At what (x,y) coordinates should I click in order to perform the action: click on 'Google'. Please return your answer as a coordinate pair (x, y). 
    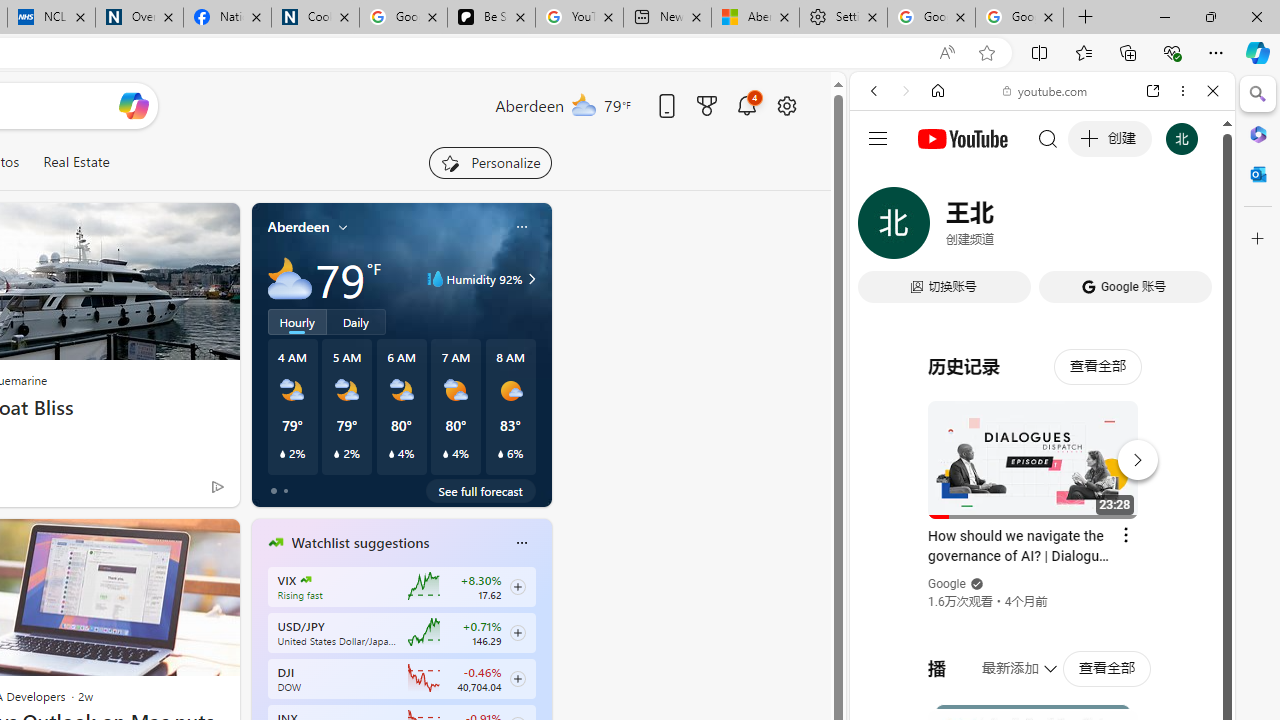
    Looking at the image, I should click on (946, 584).